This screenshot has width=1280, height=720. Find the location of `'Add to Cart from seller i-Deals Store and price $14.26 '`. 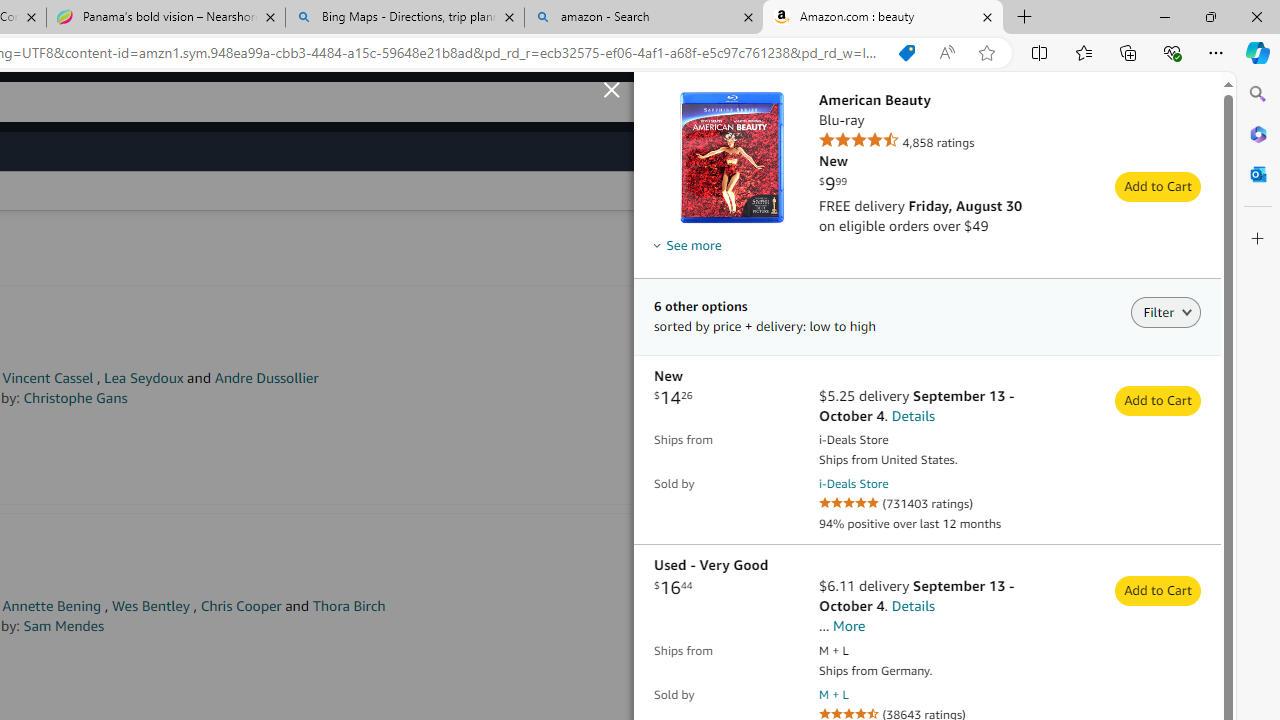

'Add to Cart from seller i-Deals Store and price $14.26 ' is located at coordinates (1158, 401).